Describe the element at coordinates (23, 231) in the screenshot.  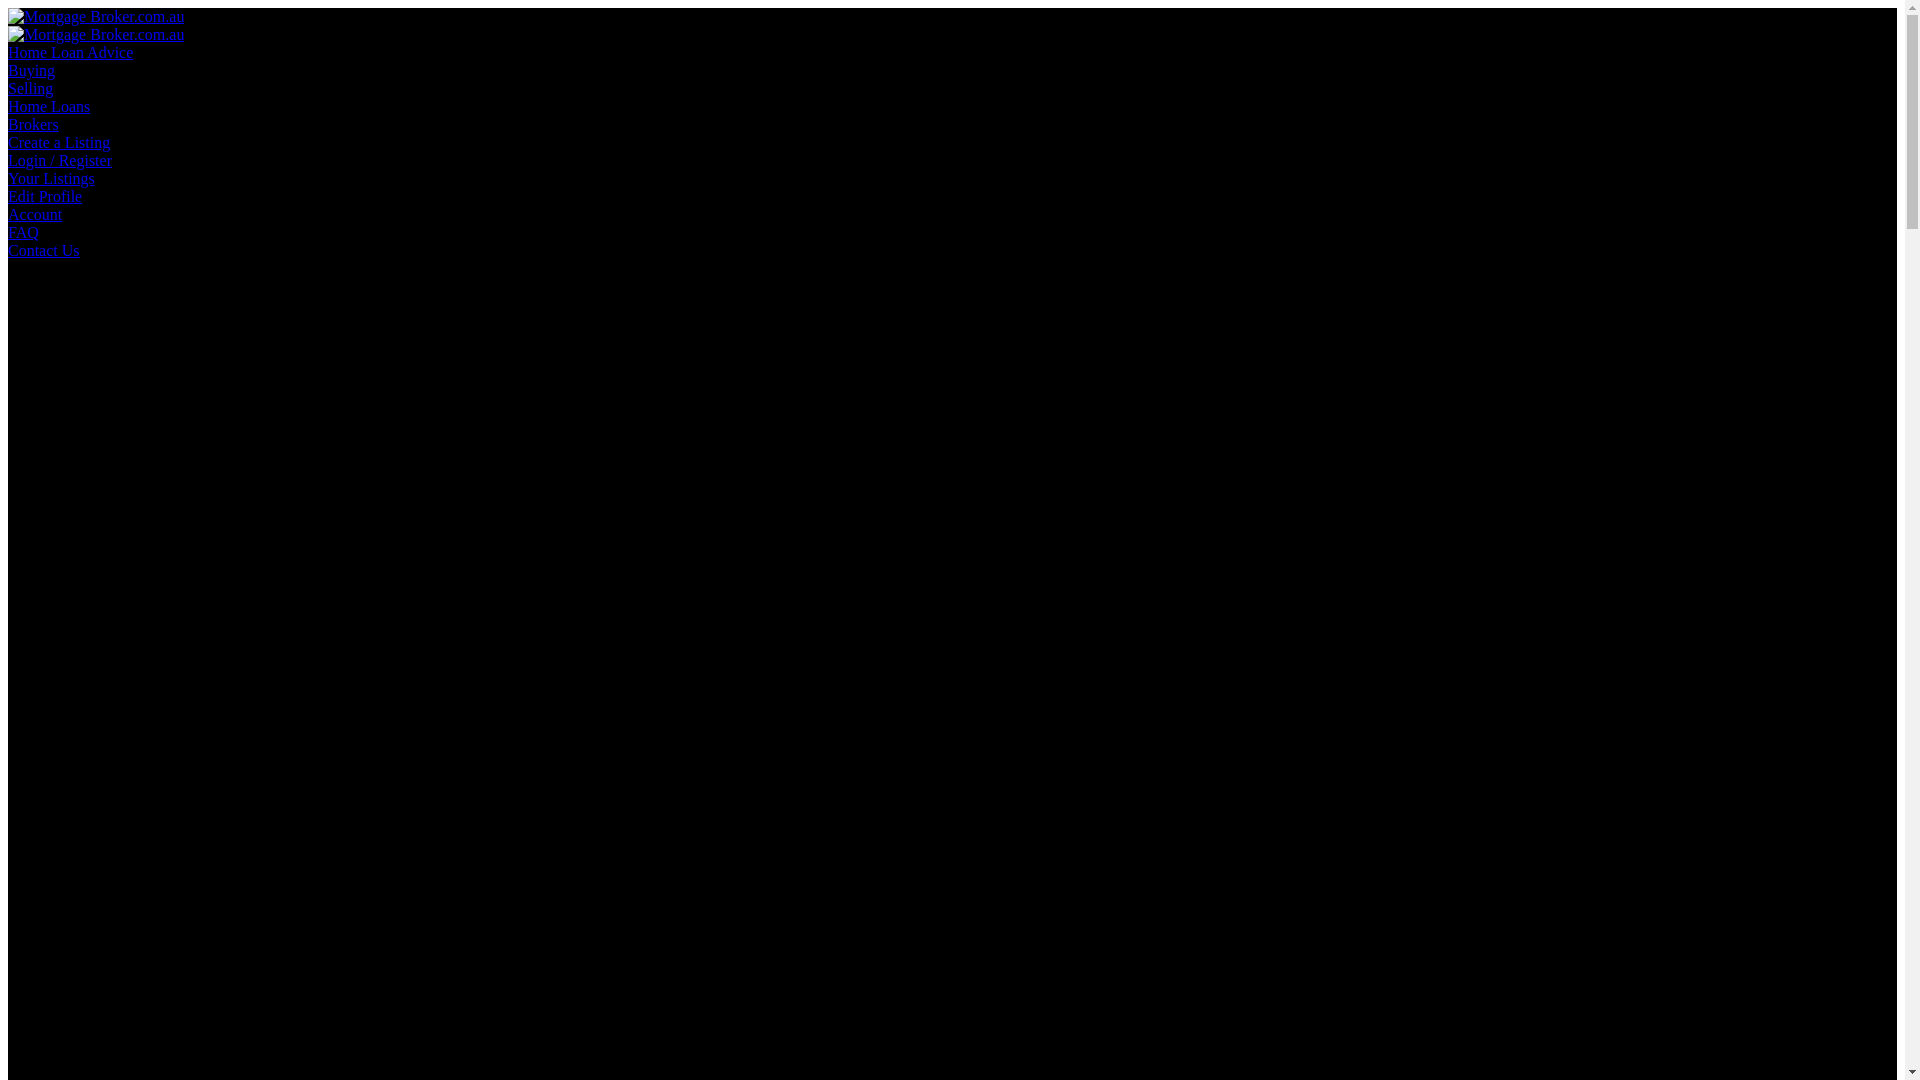
I see `'FAQ'` at that location.